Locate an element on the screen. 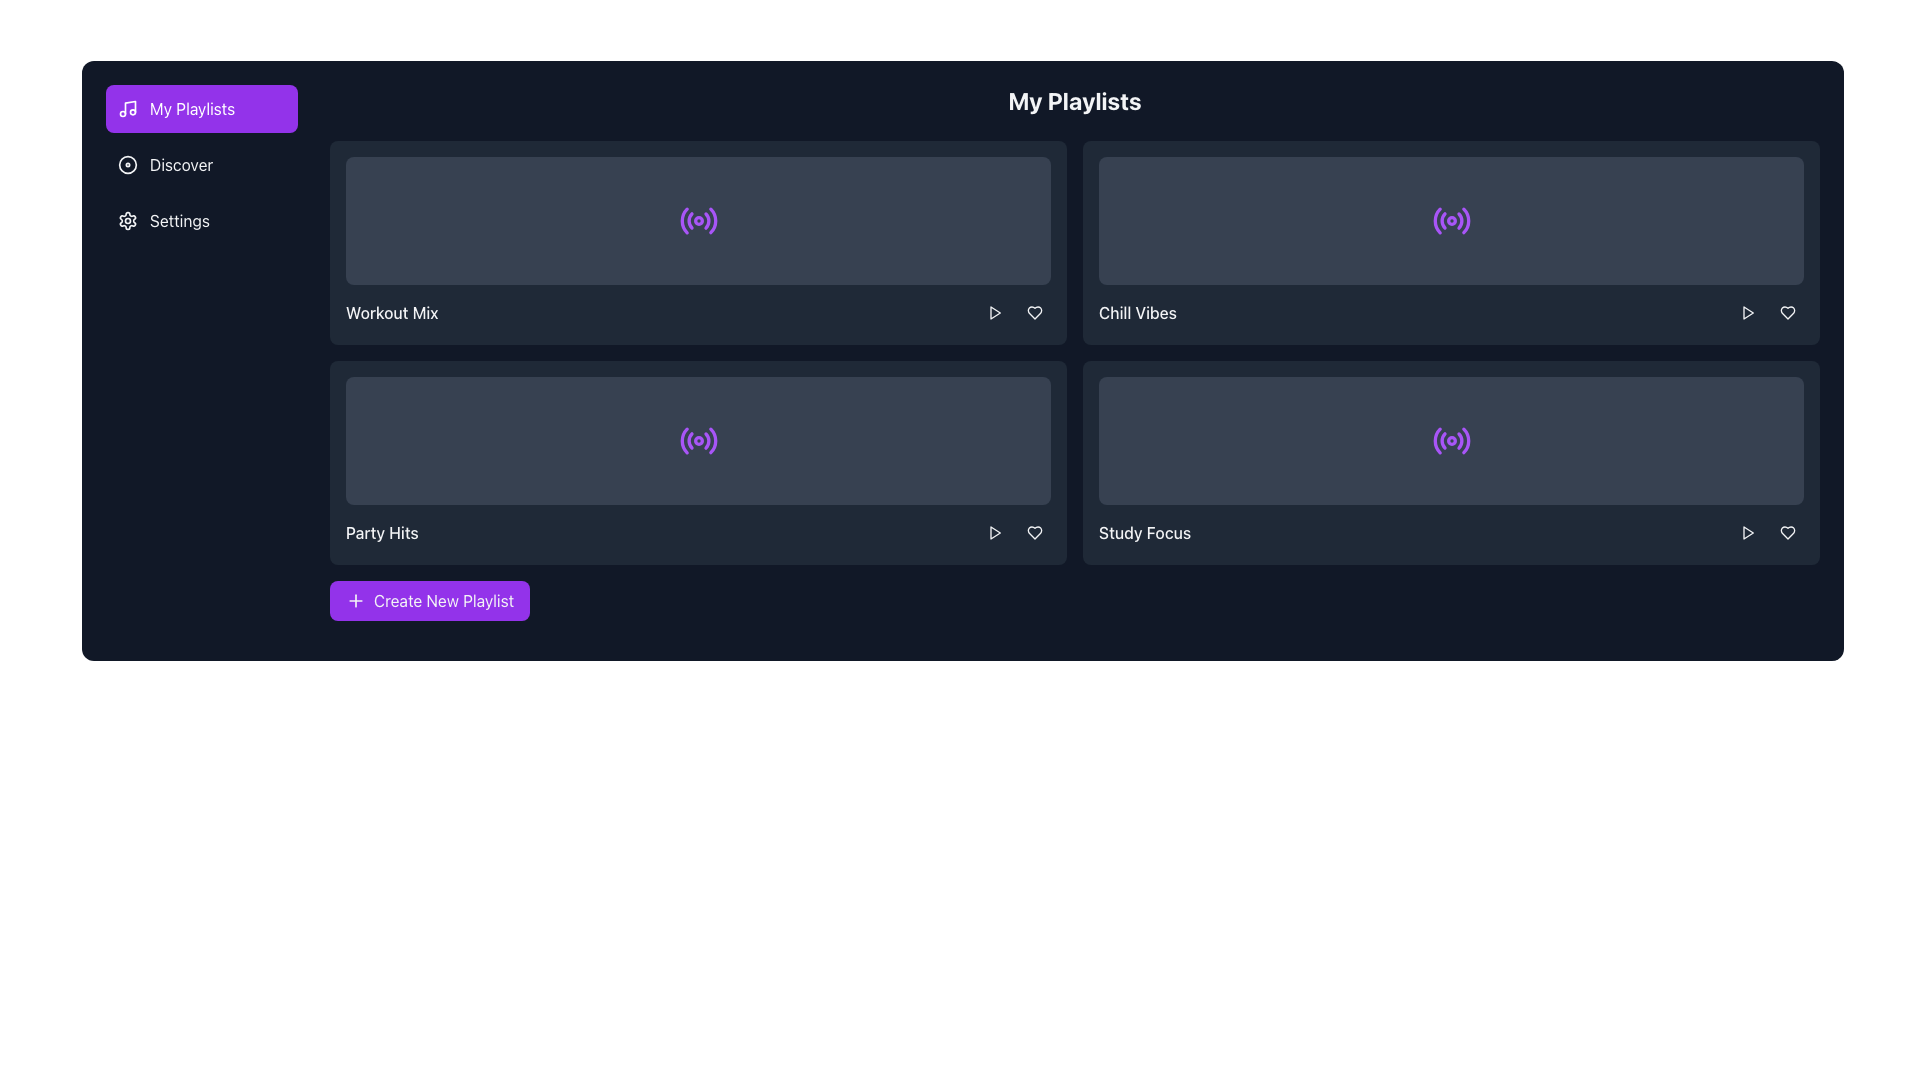  the heart-shaped SVG icon in the bottom-right corner of the 'Study Focus' playlist card to mark it as a favorite is located at coordinates (1035, 531).